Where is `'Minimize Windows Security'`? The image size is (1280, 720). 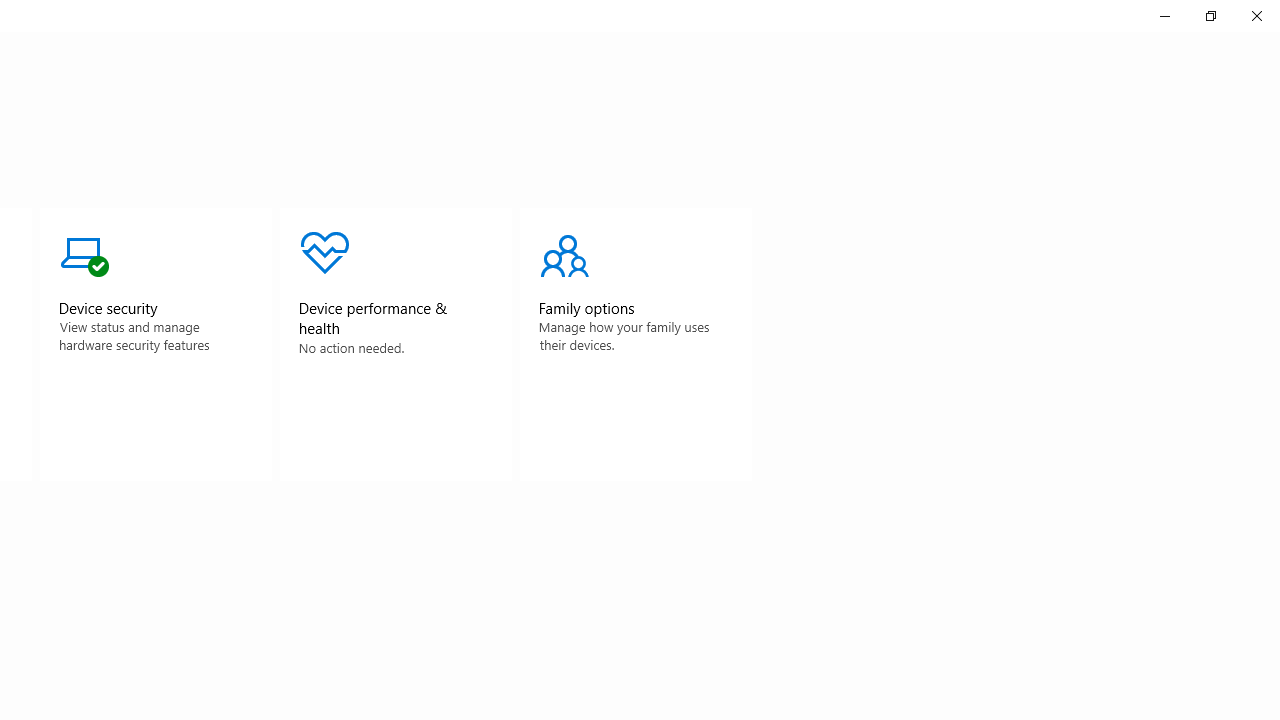
'Minimize Windows Security' is located at coordinates (1164, 15).